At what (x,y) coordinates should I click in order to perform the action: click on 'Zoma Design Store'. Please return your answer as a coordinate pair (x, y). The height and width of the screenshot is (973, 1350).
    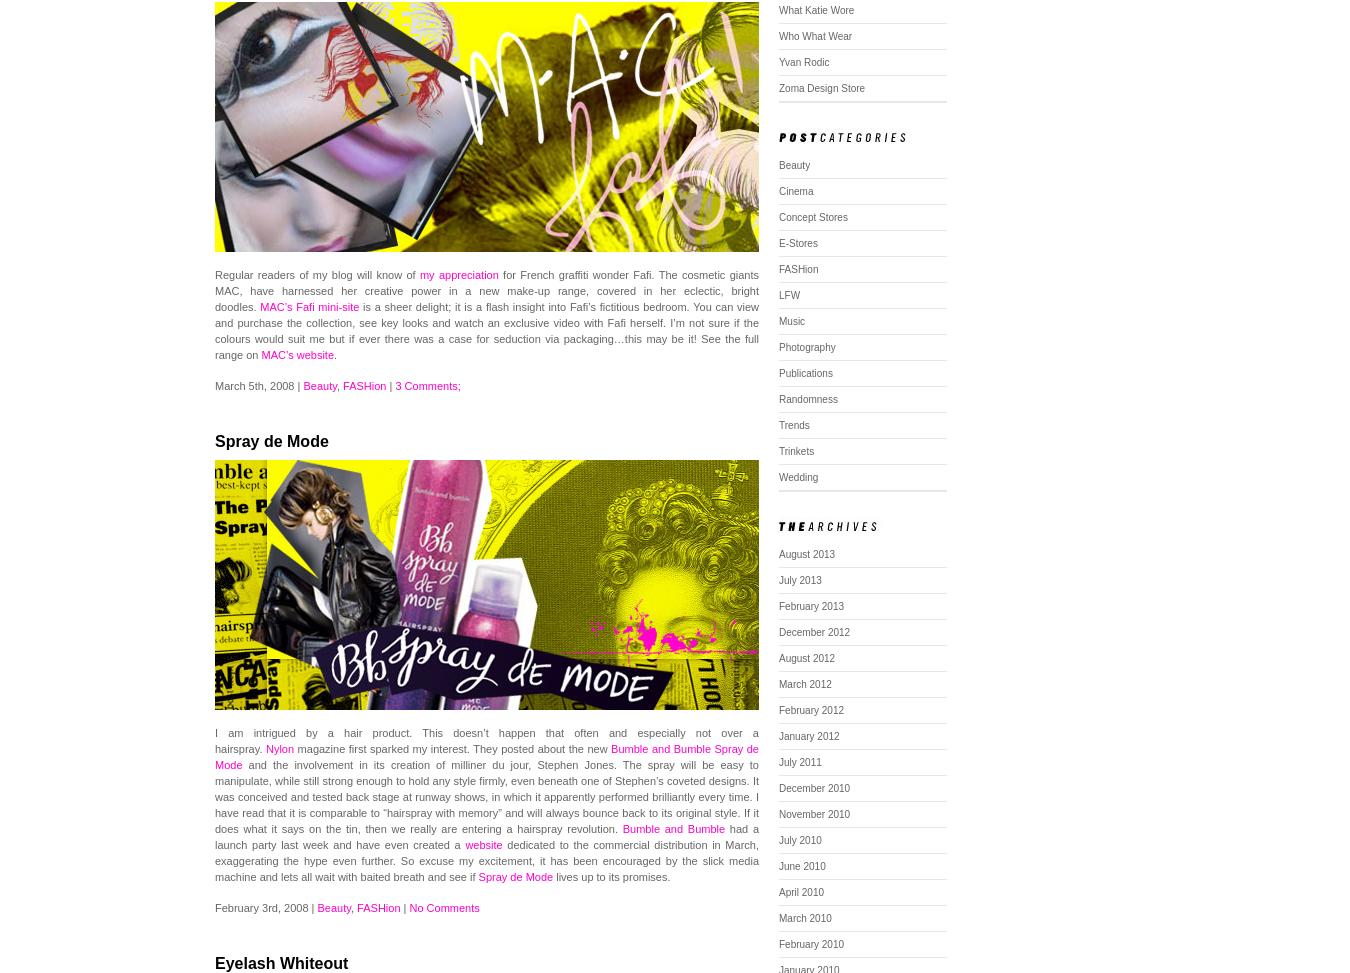
    Looking at the image, I should click on (822, 87).